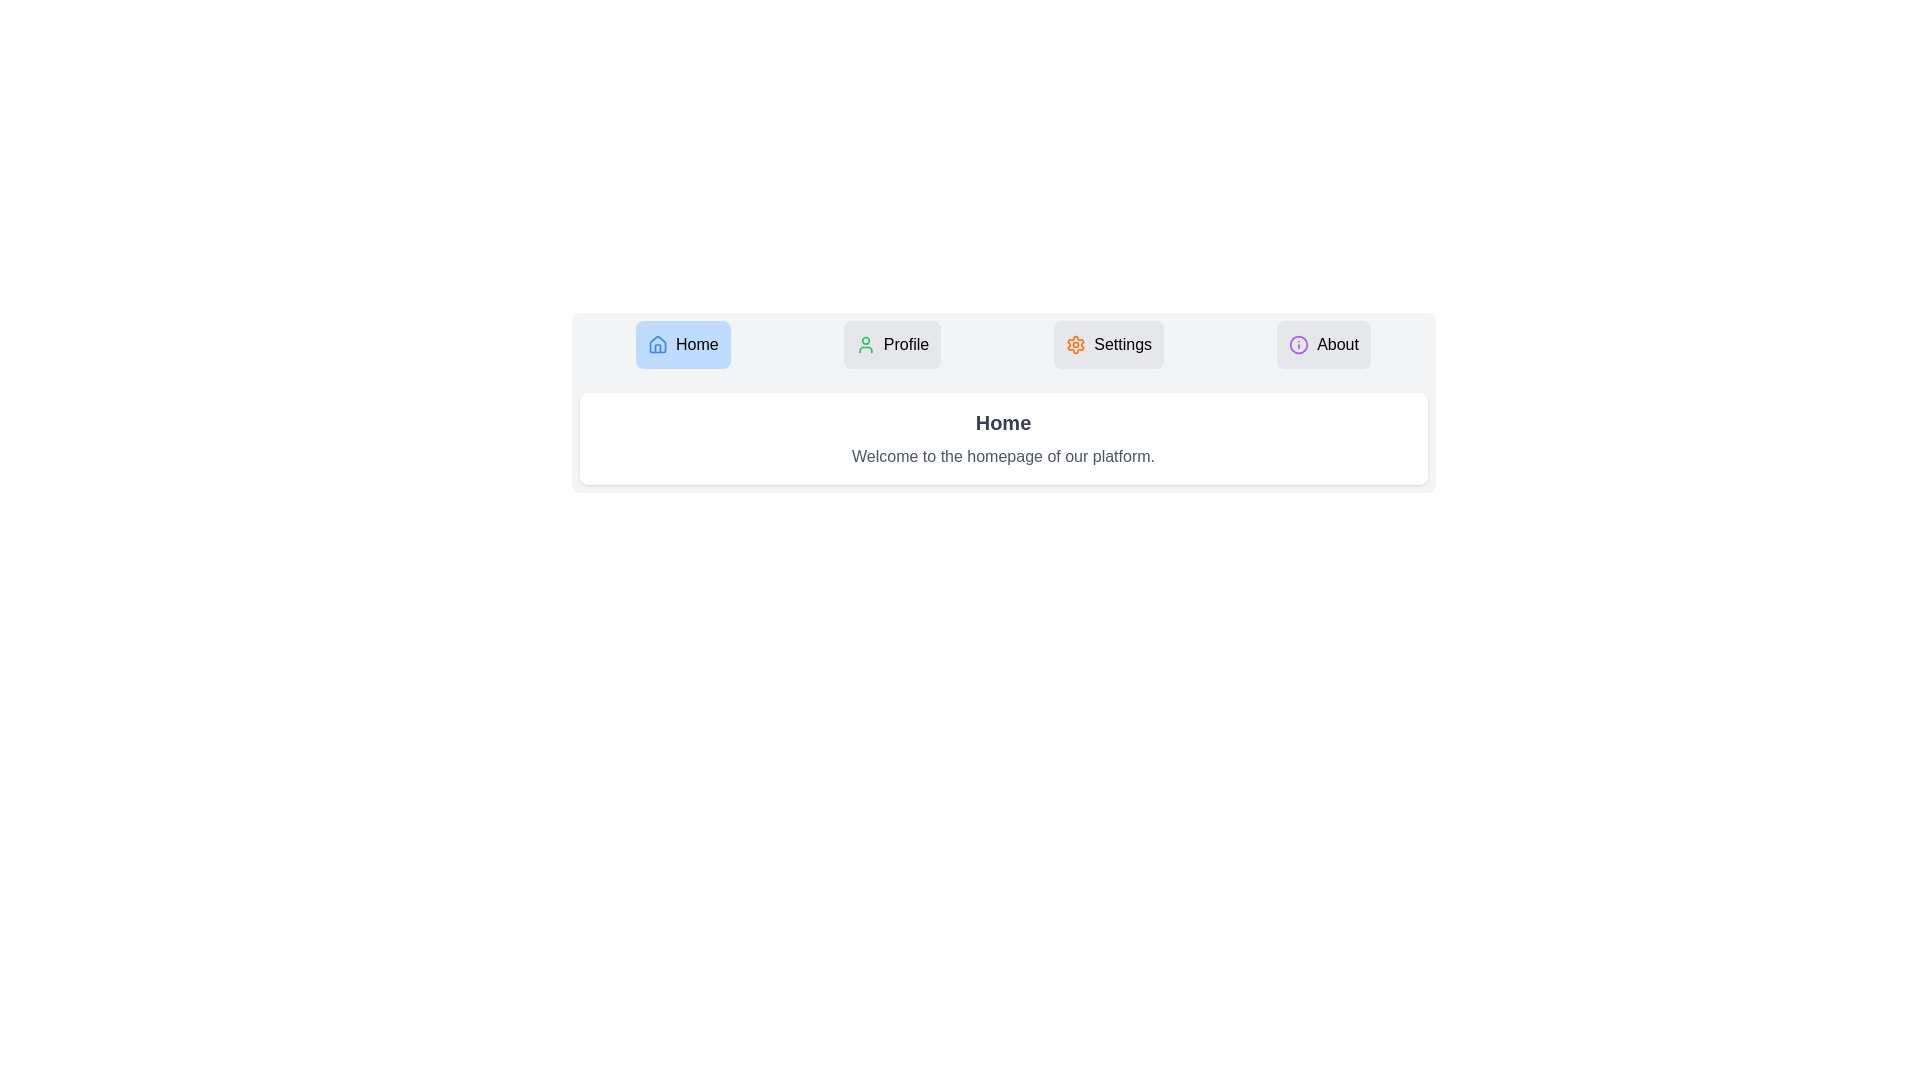 This screenshot has width=1920, height=1080. Describe the element at coordinates (1108, 343) in the screenshot. I see `the Settings tab by clicking on its button` at that location.